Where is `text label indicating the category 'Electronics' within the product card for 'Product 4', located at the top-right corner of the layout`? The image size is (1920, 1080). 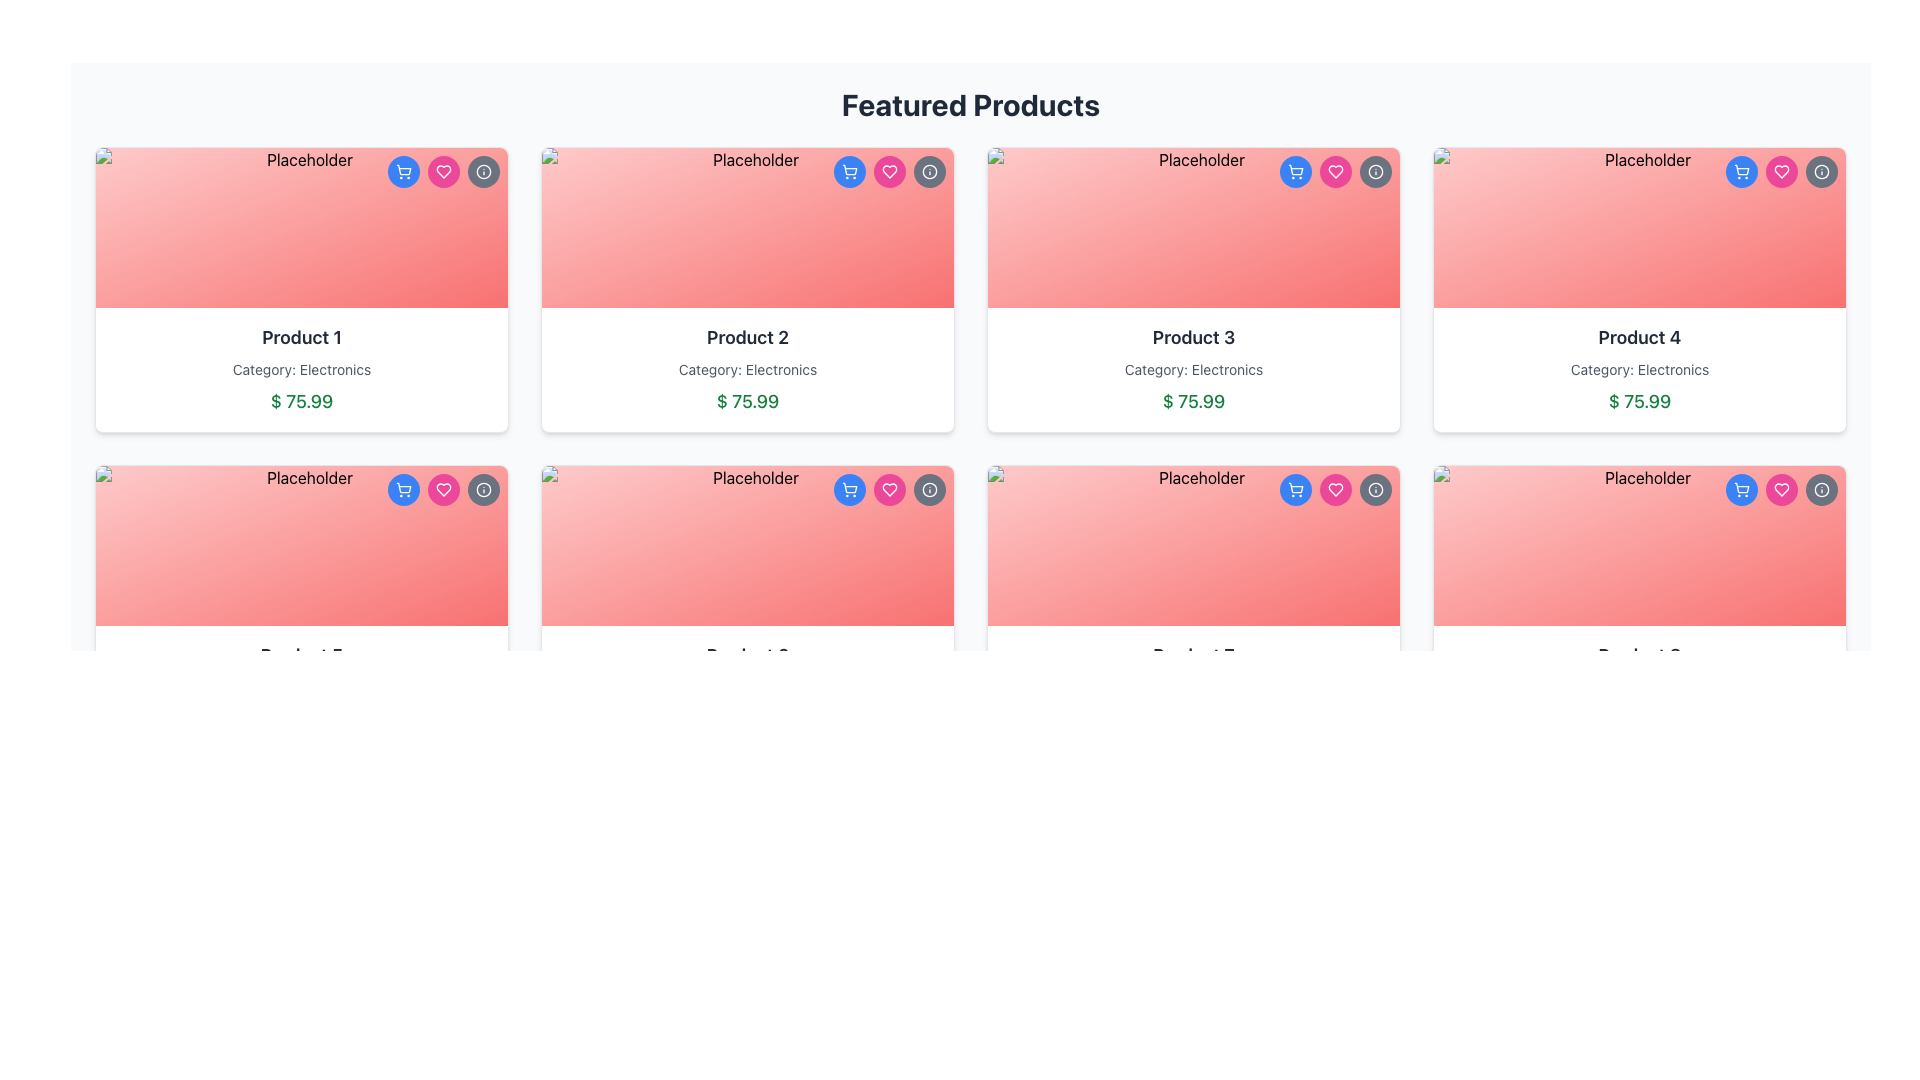
text label indicating the category 'Electronics' within the product card for 'Product 4', located at the top-right corner of the layout is located at coordinates (1640, 370).